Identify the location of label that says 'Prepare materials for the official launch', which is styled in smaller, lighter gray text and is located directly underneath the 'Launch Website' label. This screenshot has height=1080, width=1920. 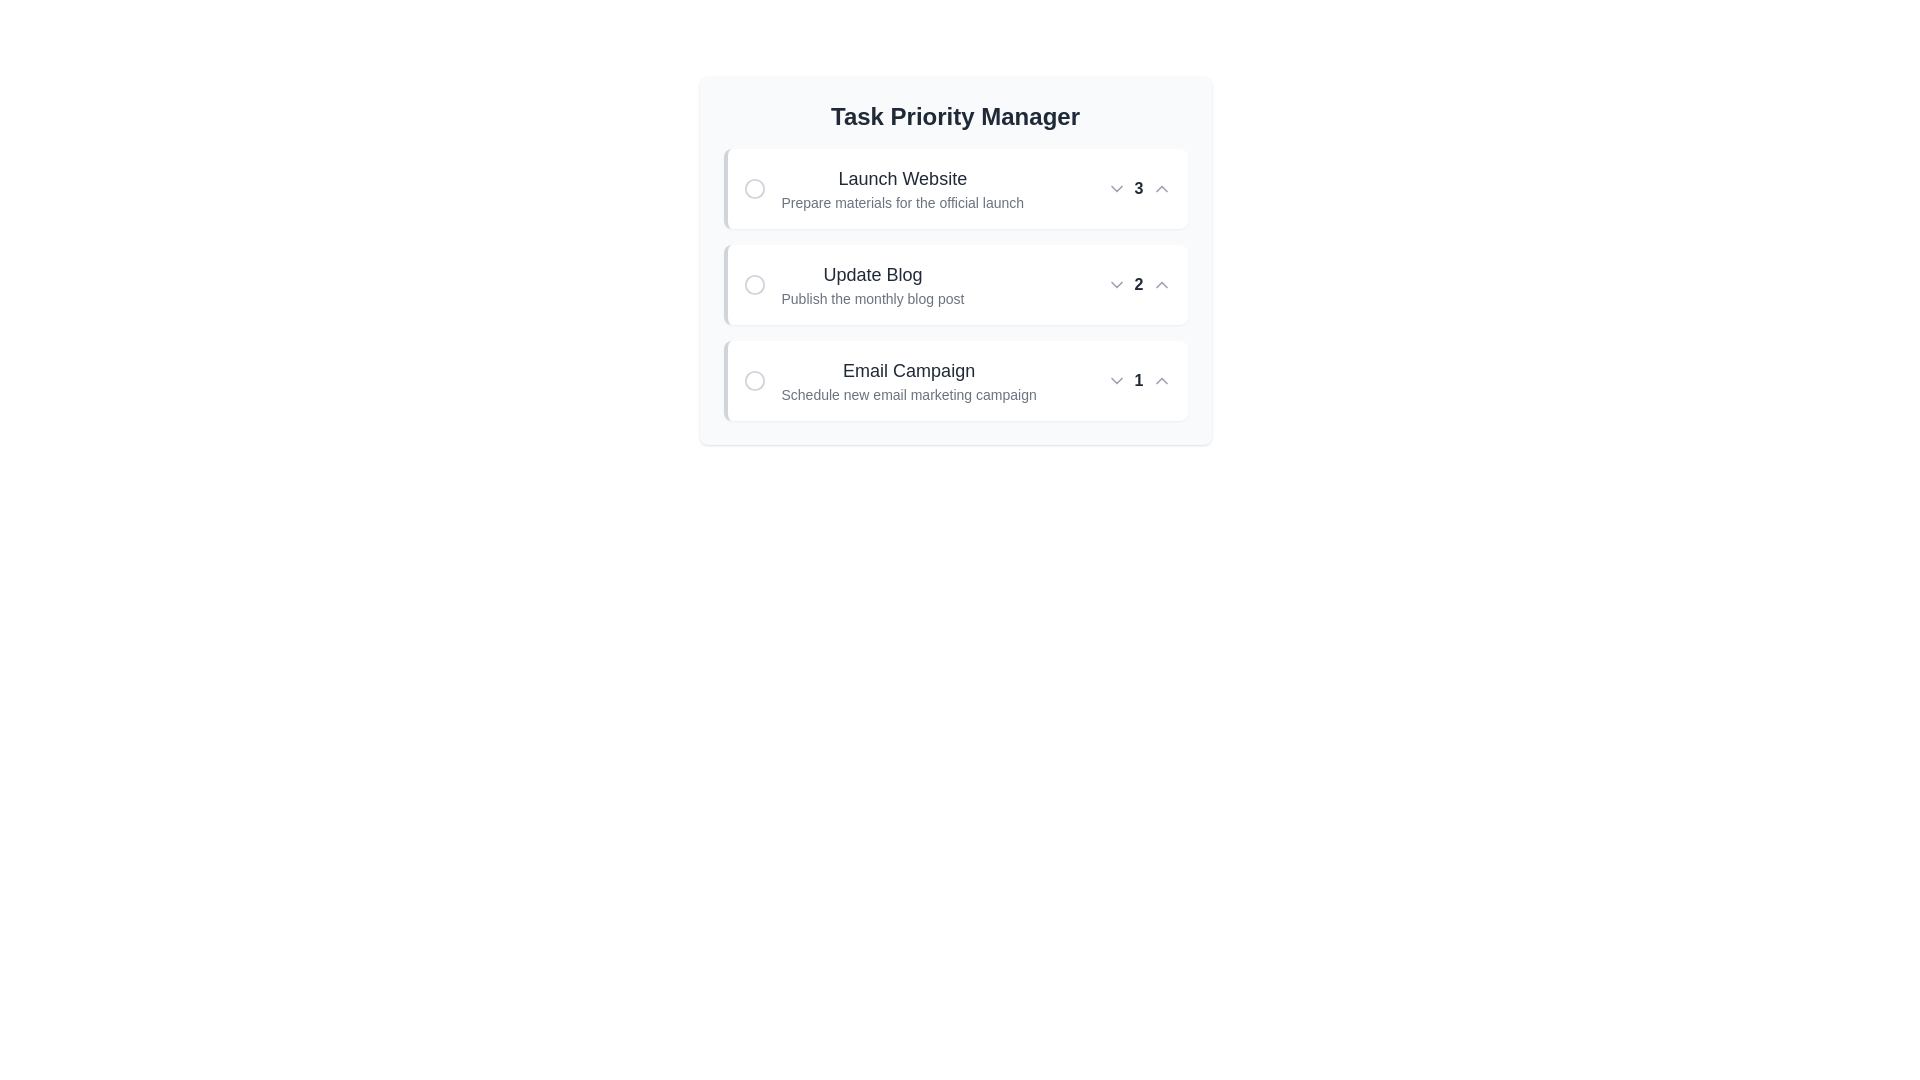
(901, 203).